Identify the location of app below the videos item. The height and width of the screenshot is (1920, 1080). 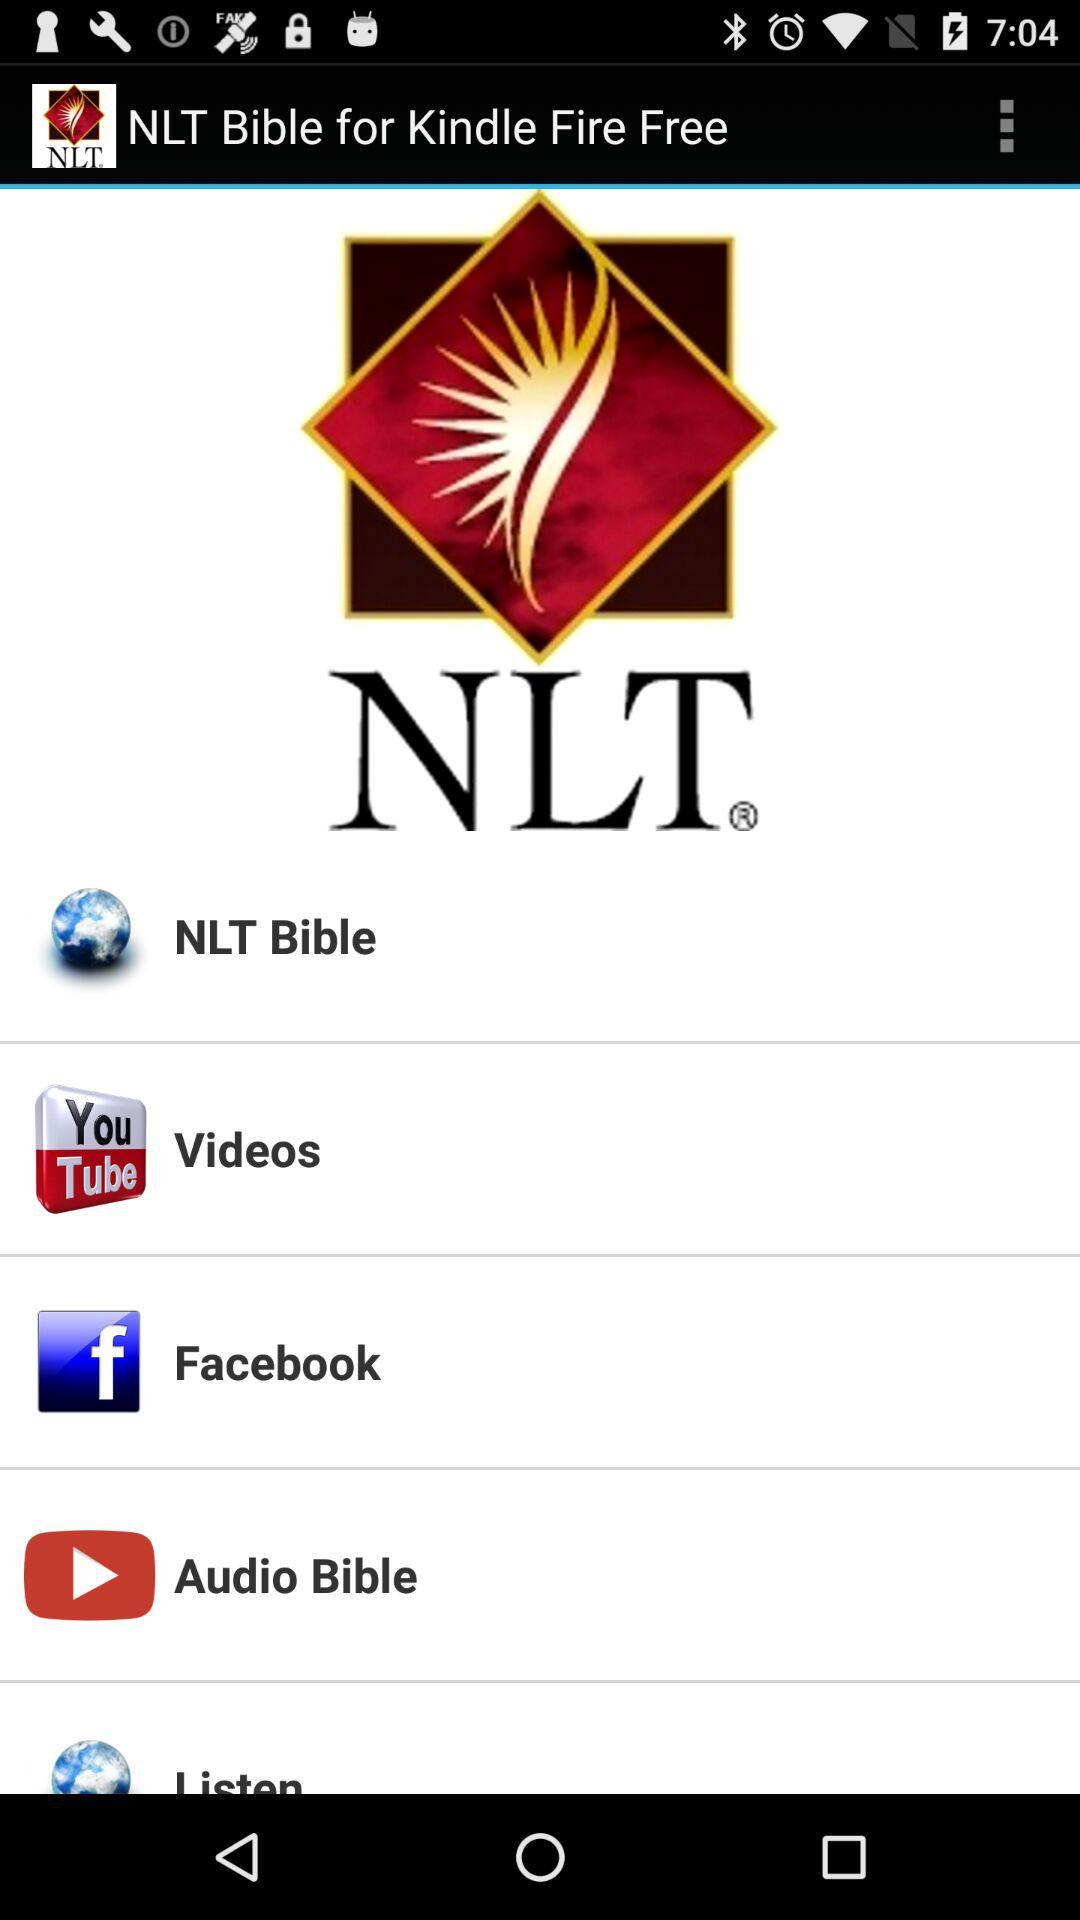
(613, 1360).